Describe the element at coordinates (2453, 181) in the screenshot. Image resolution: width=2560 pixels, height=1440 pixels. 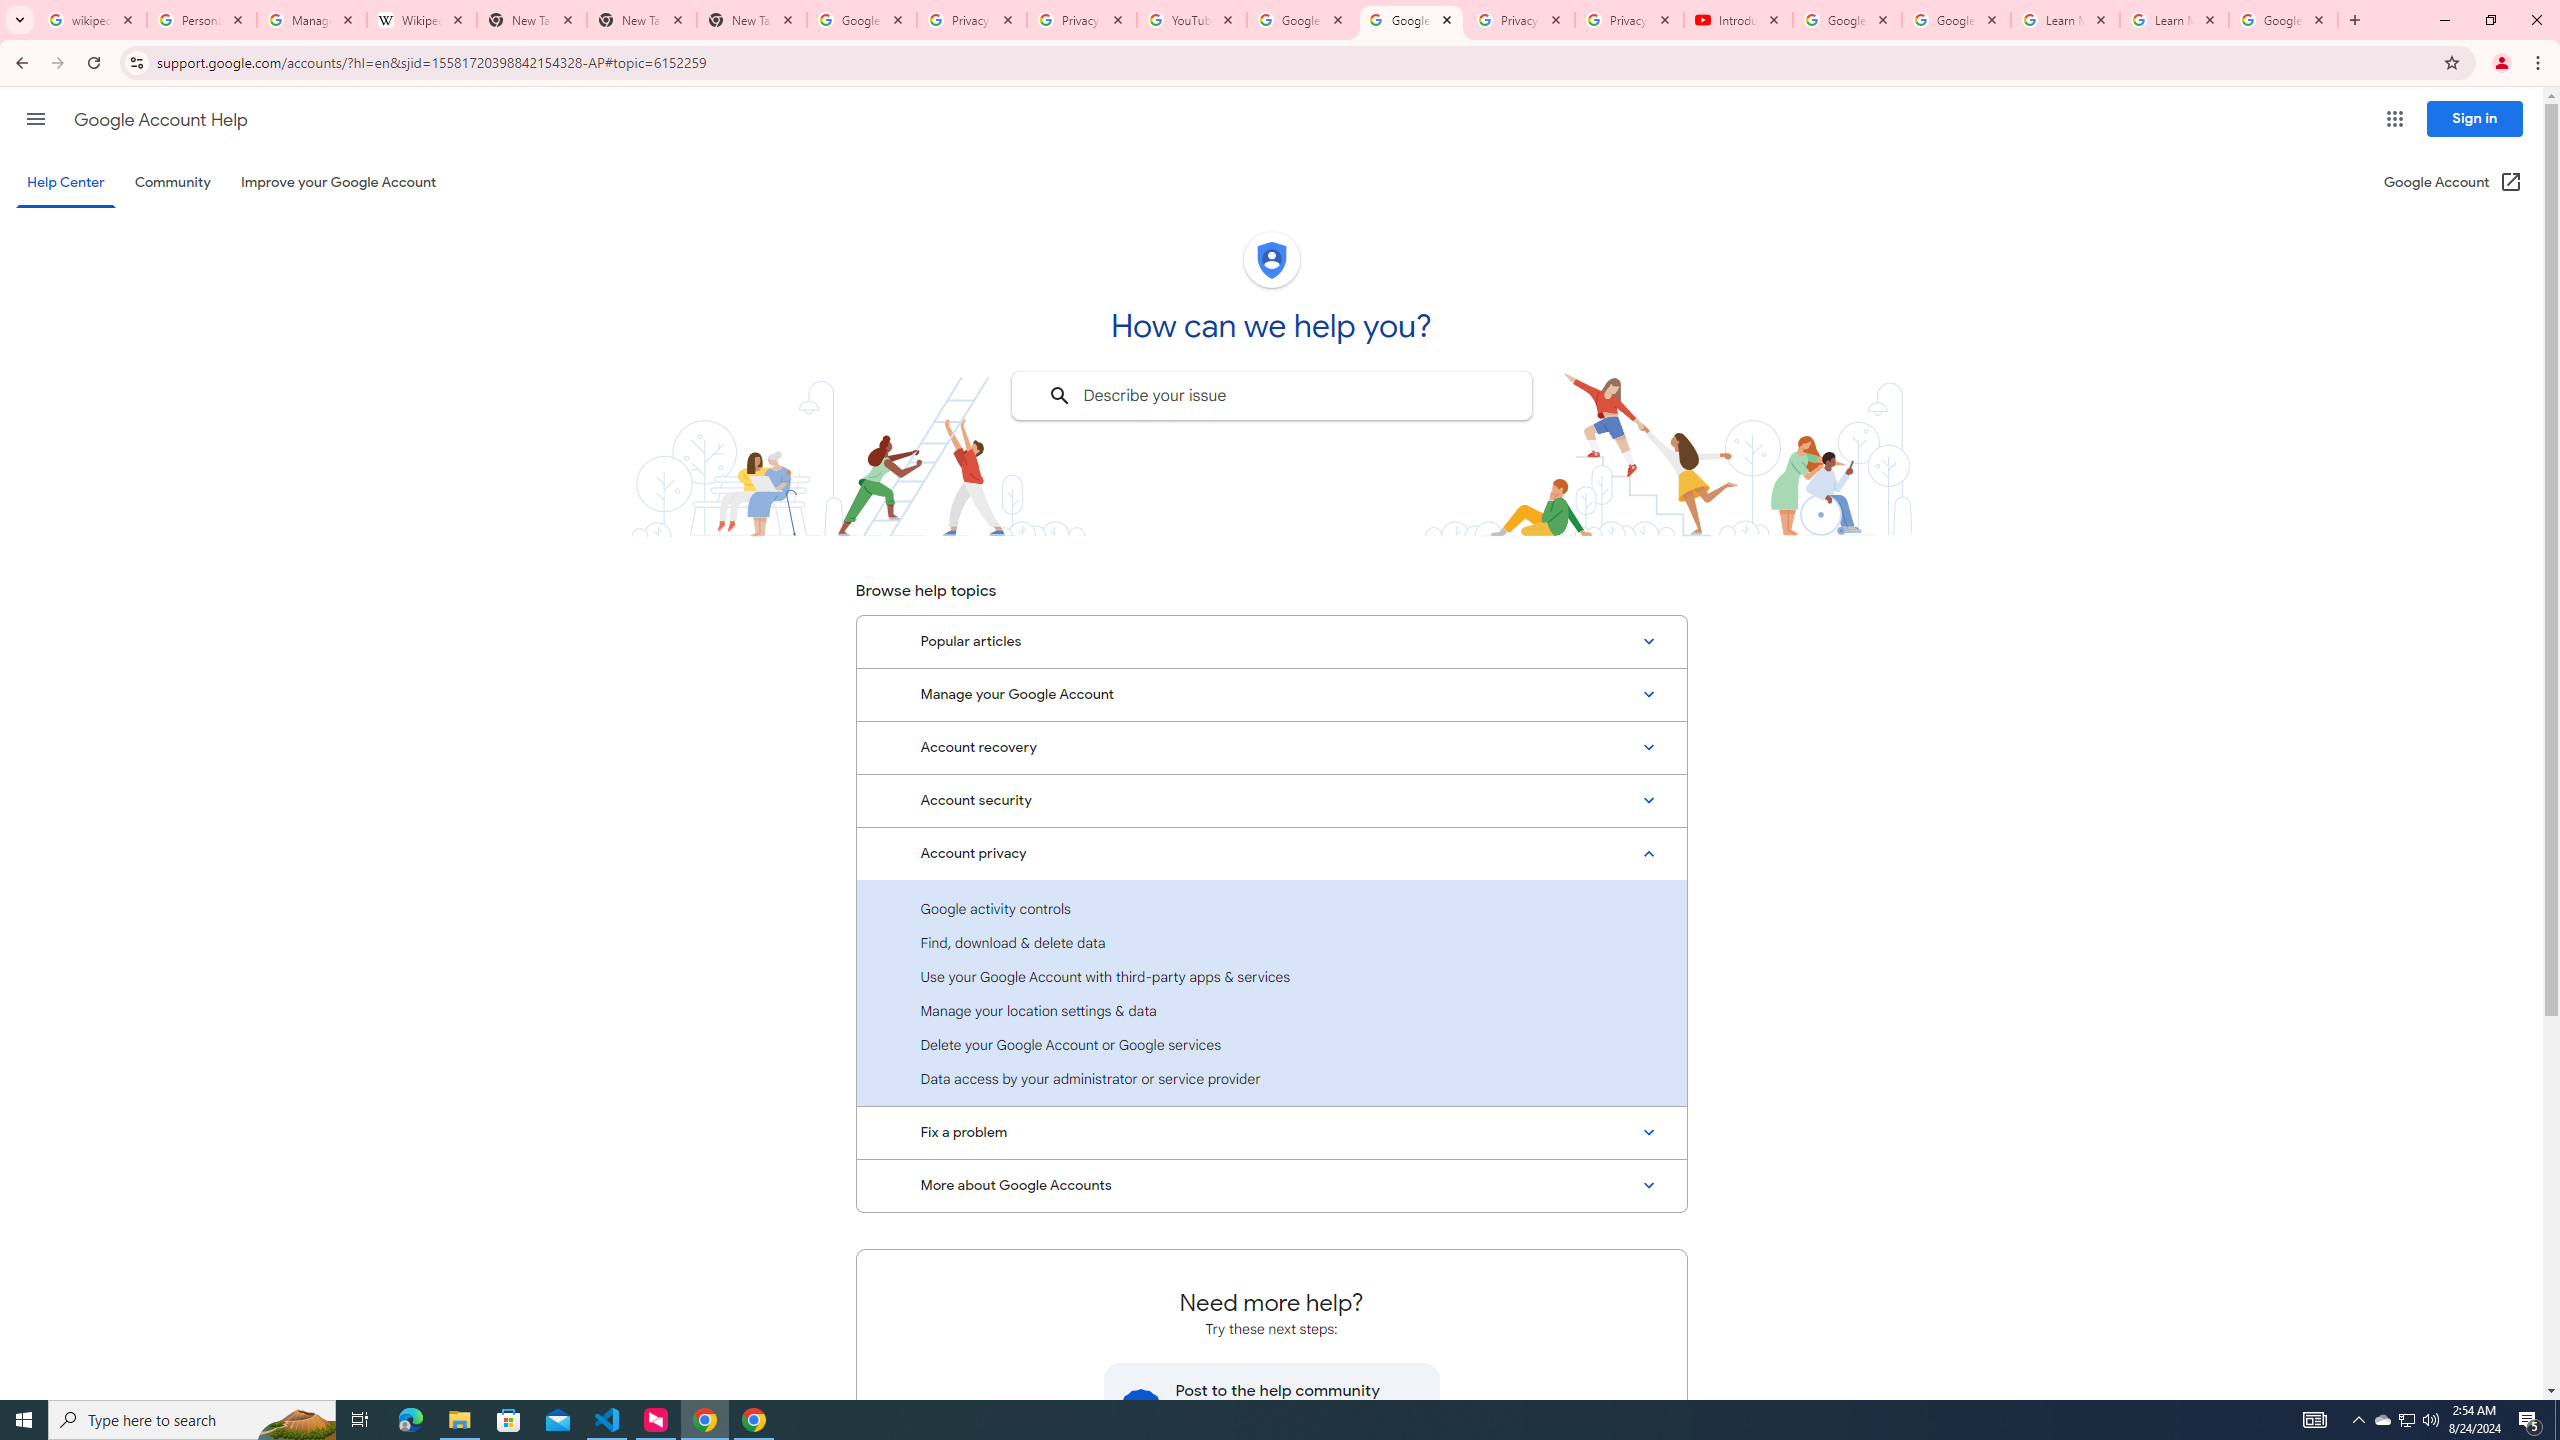
I see `'Google Account (Open in a new window)'` at that location.